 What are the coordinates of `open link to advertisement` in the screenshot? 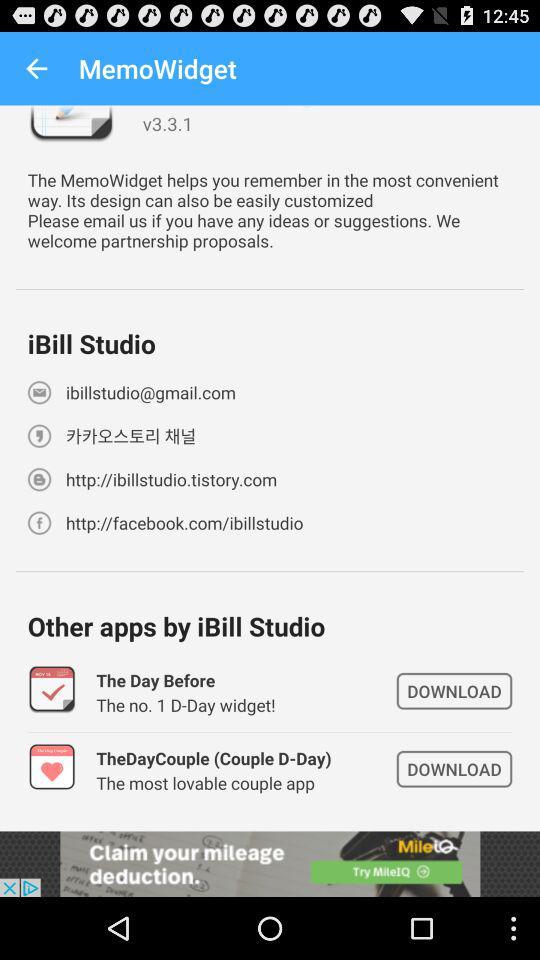 It's located at (270, 863).